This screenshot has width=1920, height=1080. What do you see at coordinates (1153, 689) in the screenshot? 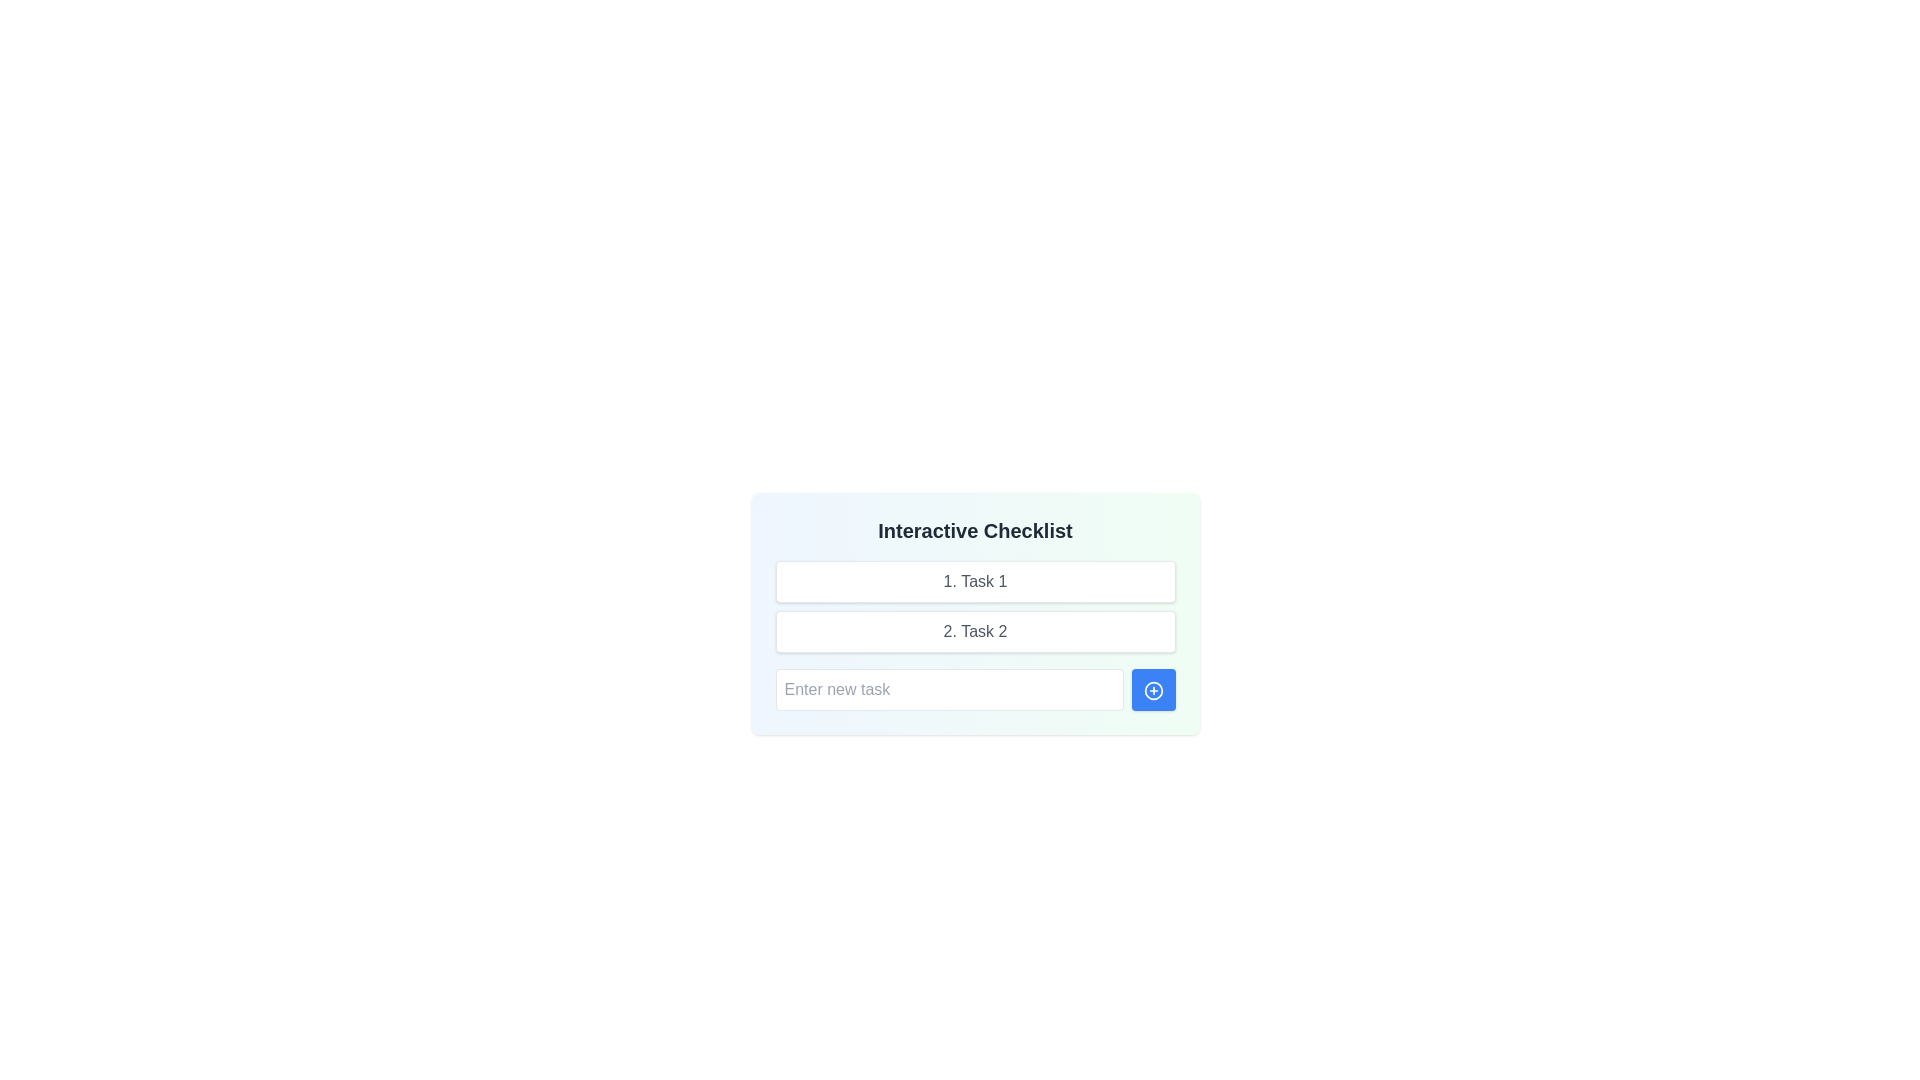
I see `the 'add task' button within the checklist interface, located adjacent to the text input field` at bounding box center [1153, 689].